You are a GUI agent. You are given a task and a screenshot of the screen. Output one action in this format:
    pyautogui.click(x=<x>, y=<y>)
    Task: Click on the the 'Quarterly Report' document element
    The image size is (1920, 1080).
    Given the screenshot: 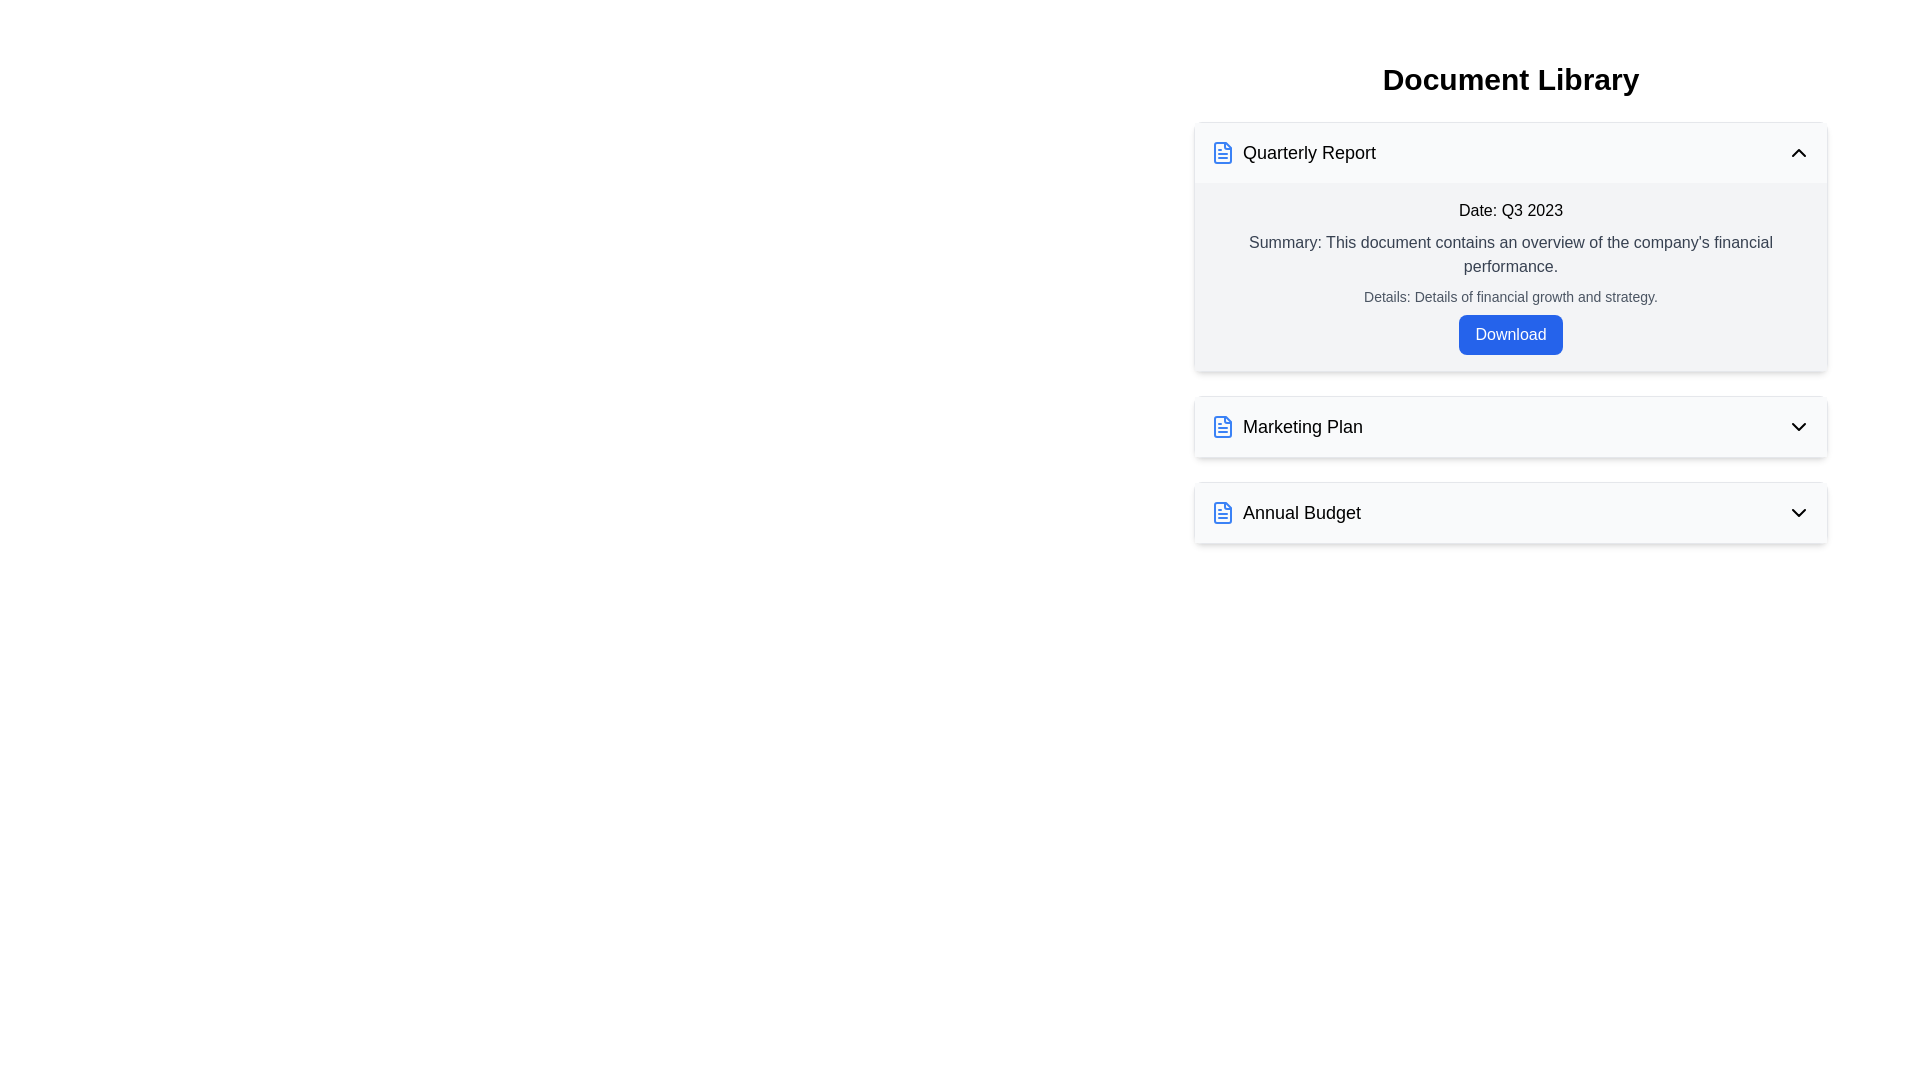 What is the action you would take?
    pyautogui.click(x=1511, y=331)
    